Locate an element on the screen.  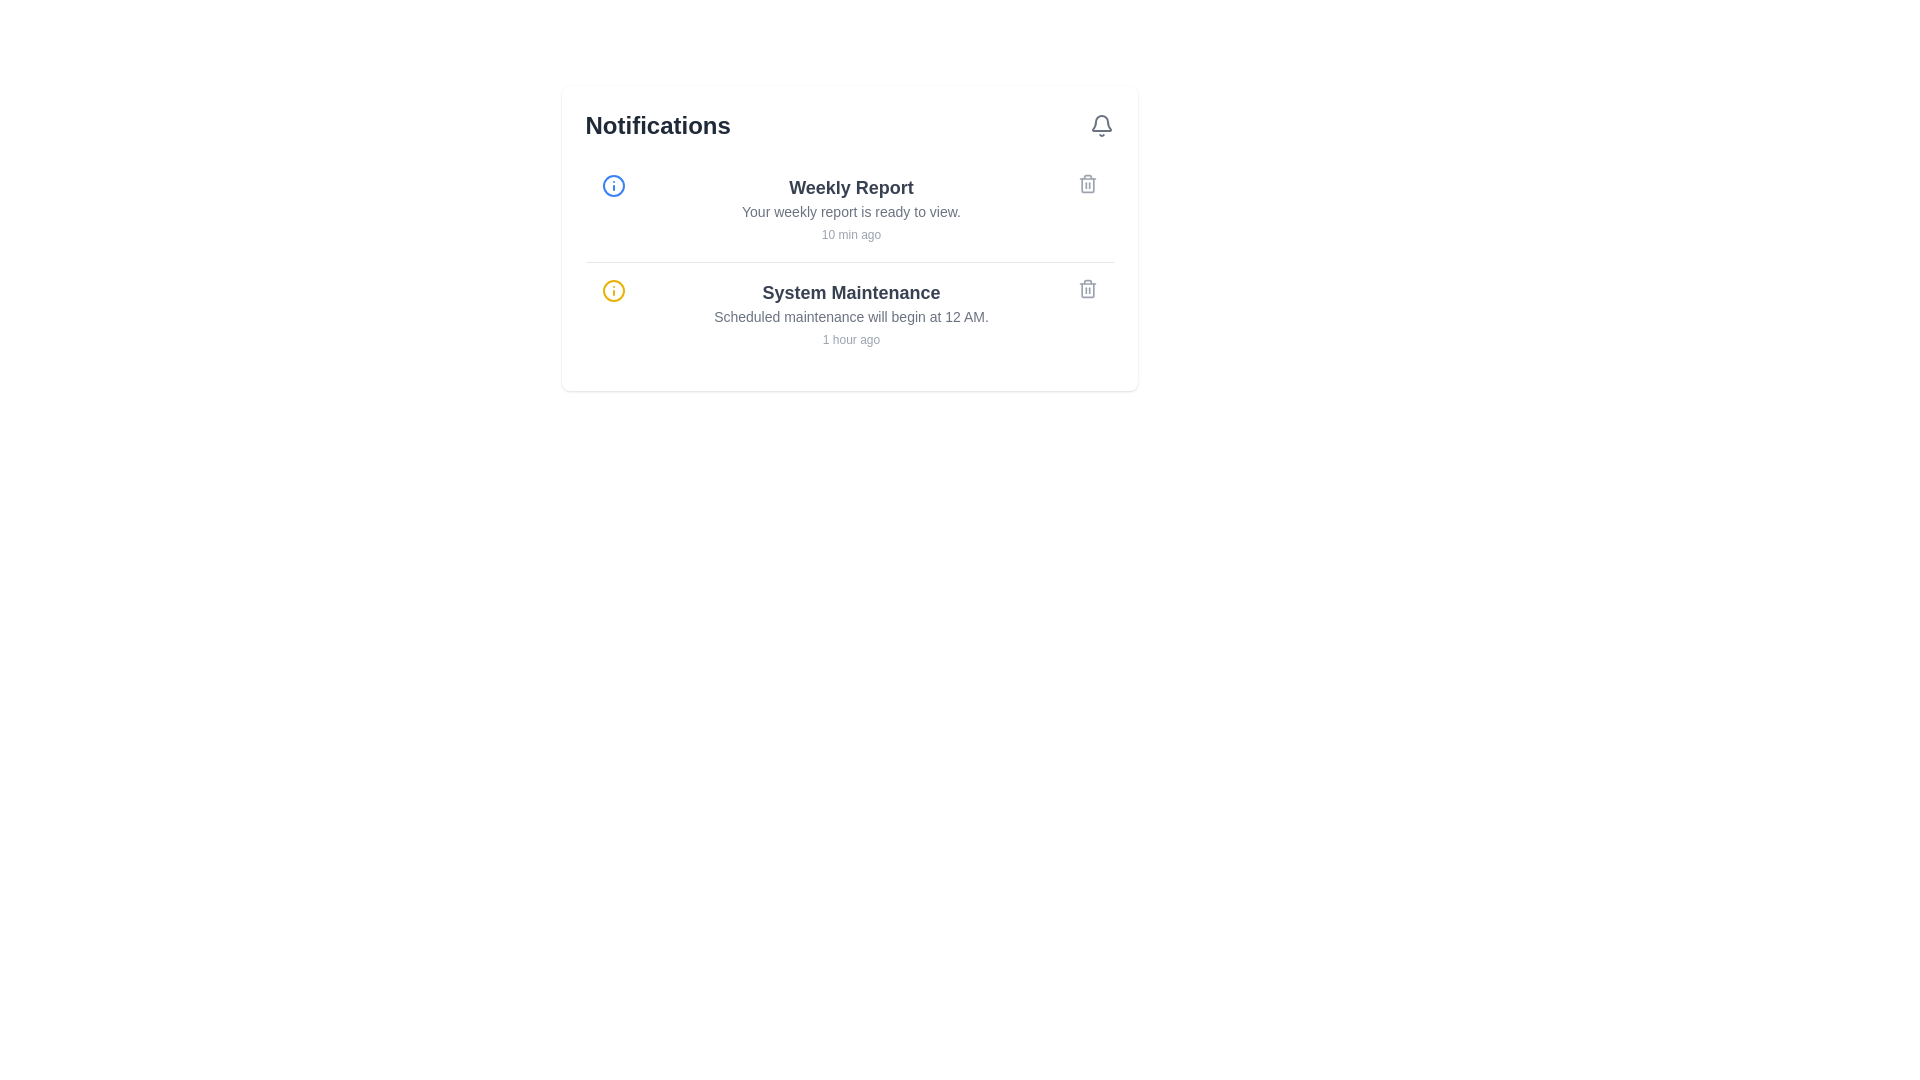
text label that displays 'Your weekly report is ready to view.' which is positioned between the title 'Weekly Report' and the timestamp '10 min ago.' is located at coordinates (851, 212).